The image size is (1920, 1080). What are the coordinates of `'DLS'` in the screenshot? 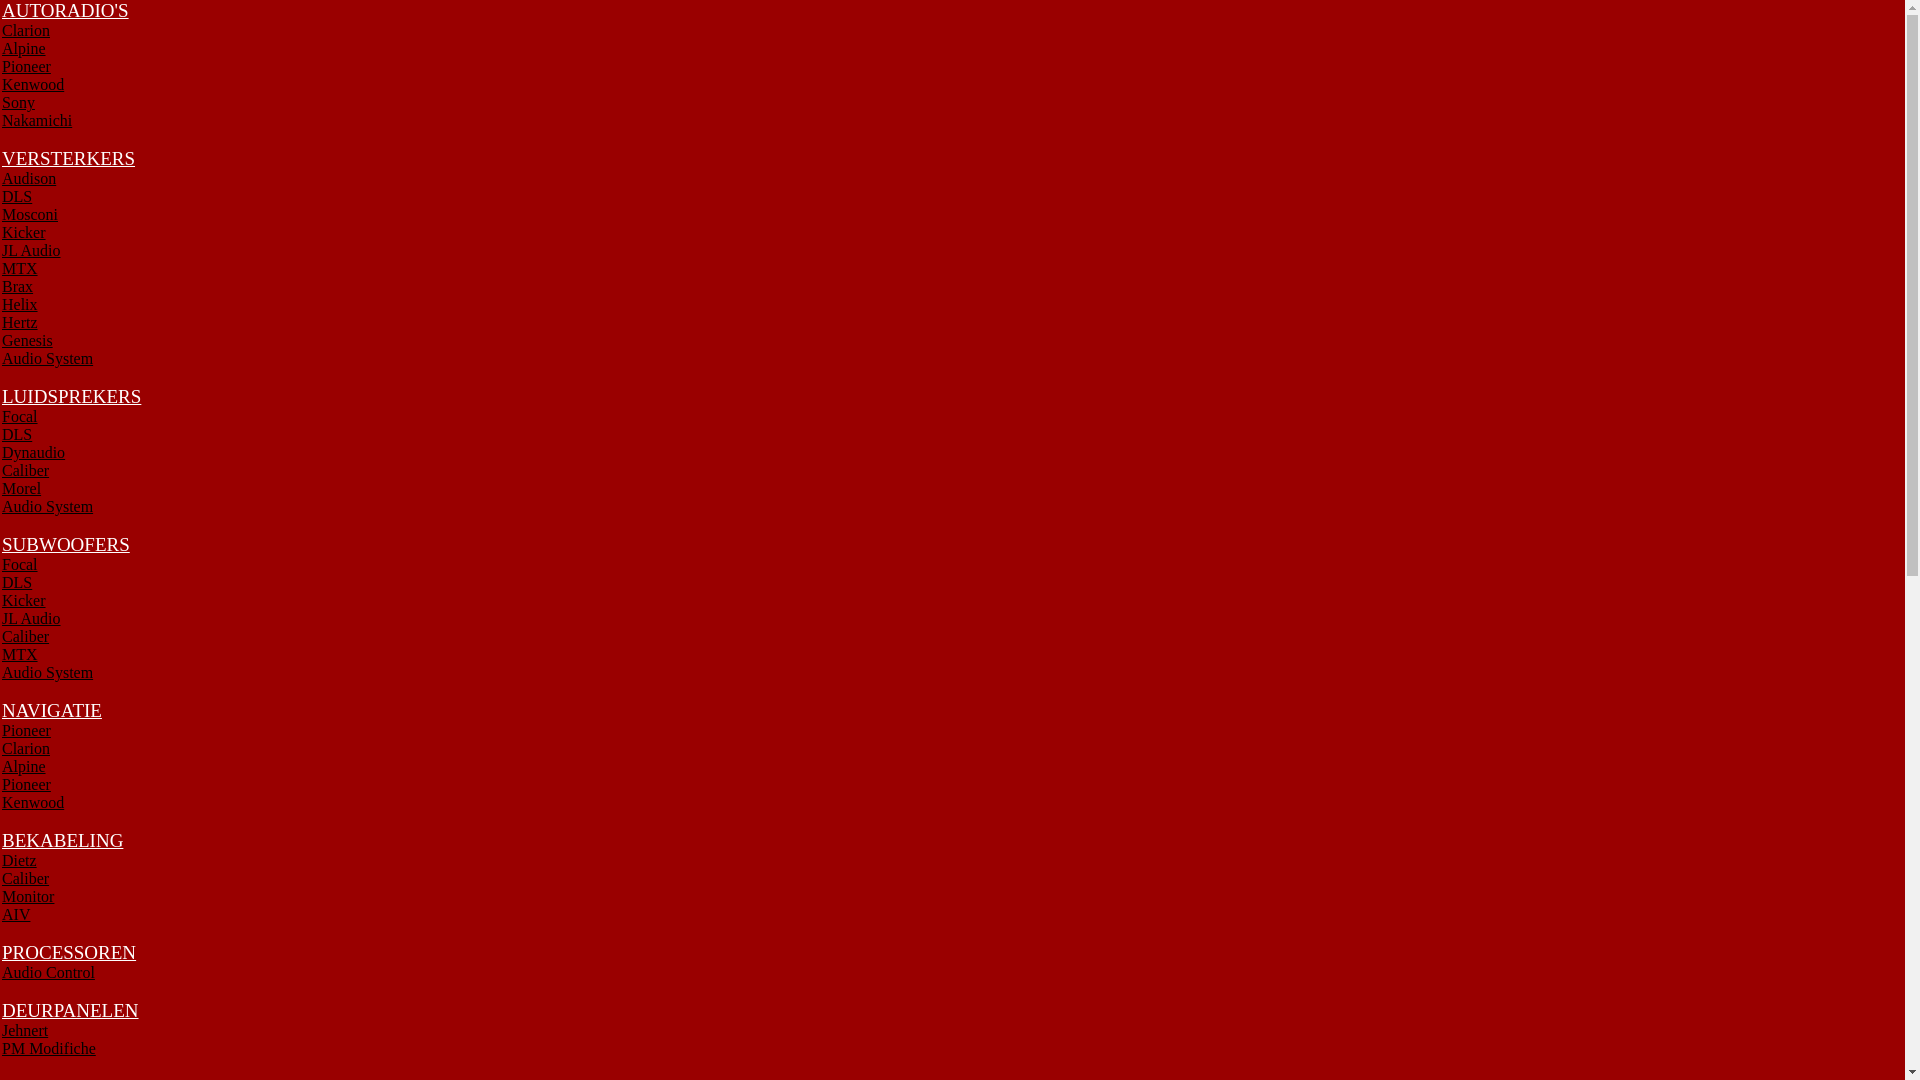 It's located at (17, 196).